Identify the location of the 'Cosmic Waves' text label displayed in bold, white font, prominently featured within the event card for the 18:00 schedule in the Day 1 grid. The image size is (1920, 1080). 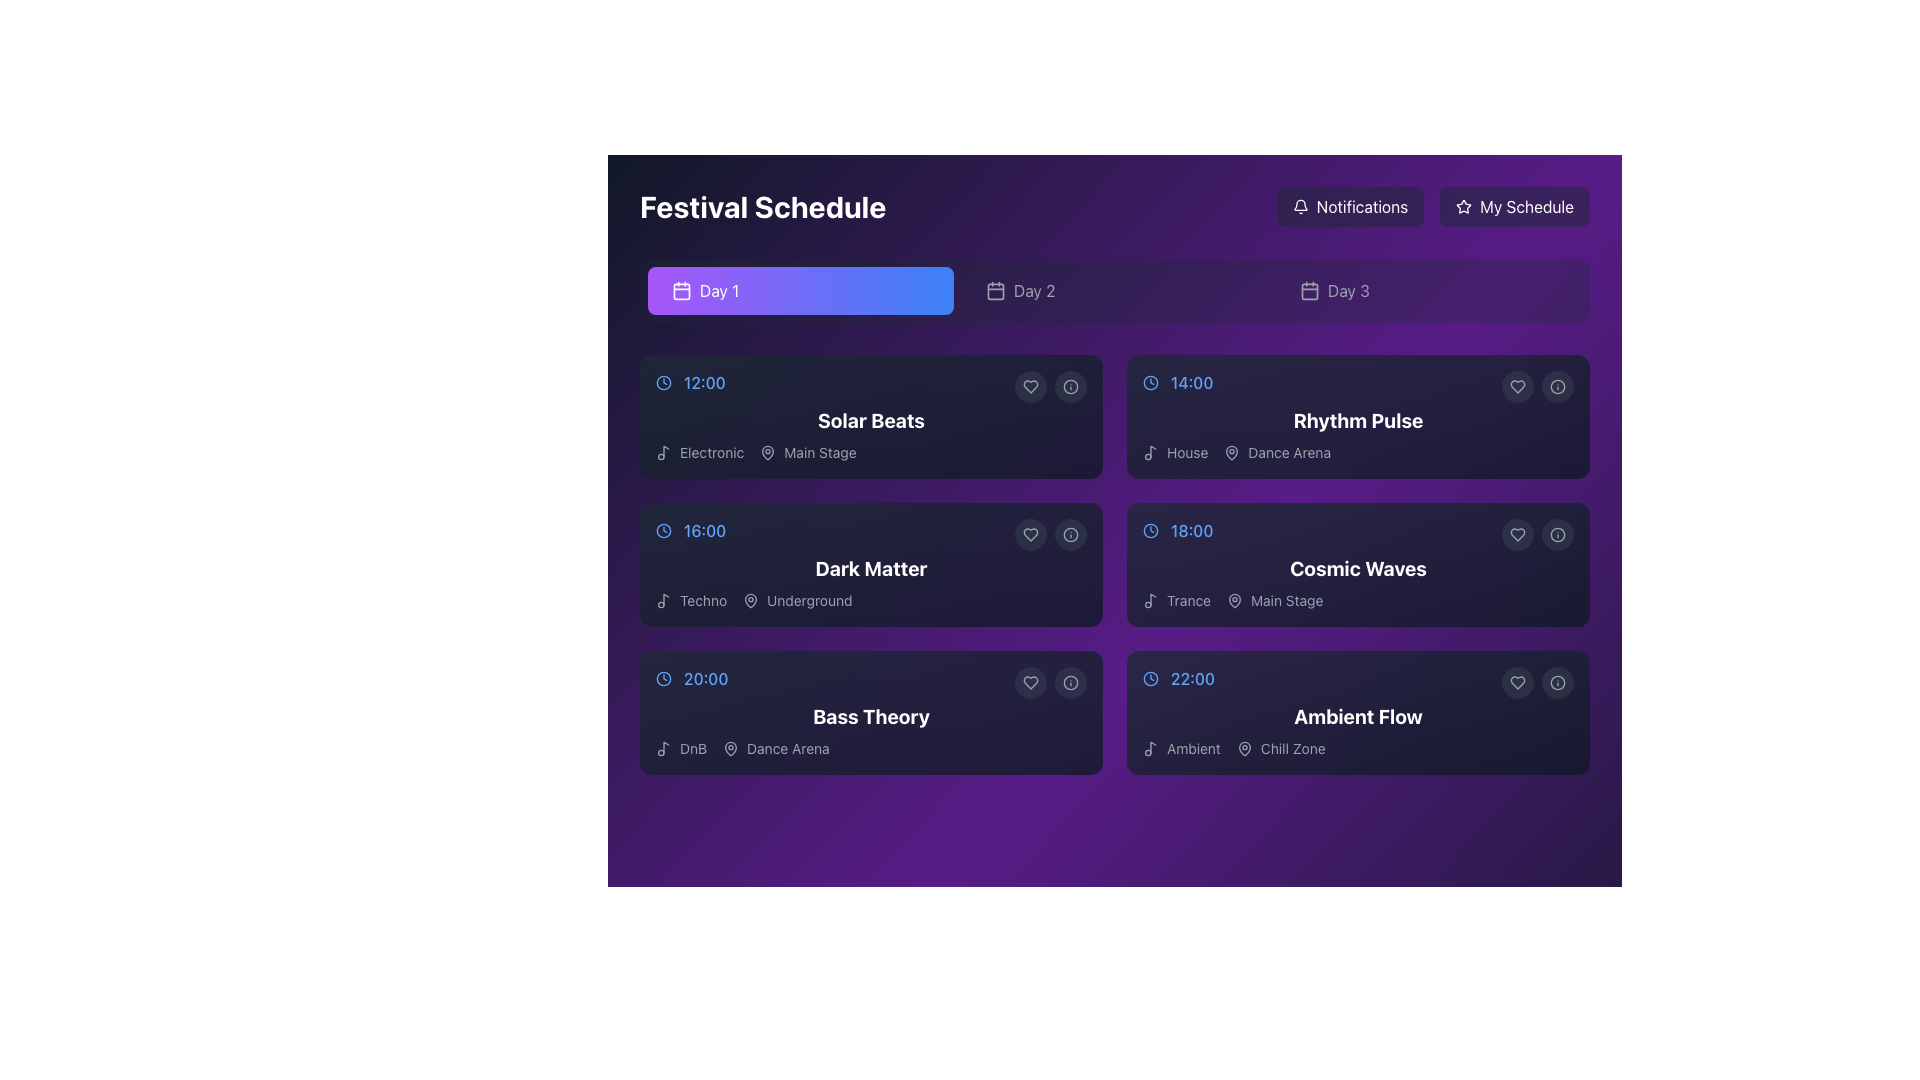
(1358, 569).